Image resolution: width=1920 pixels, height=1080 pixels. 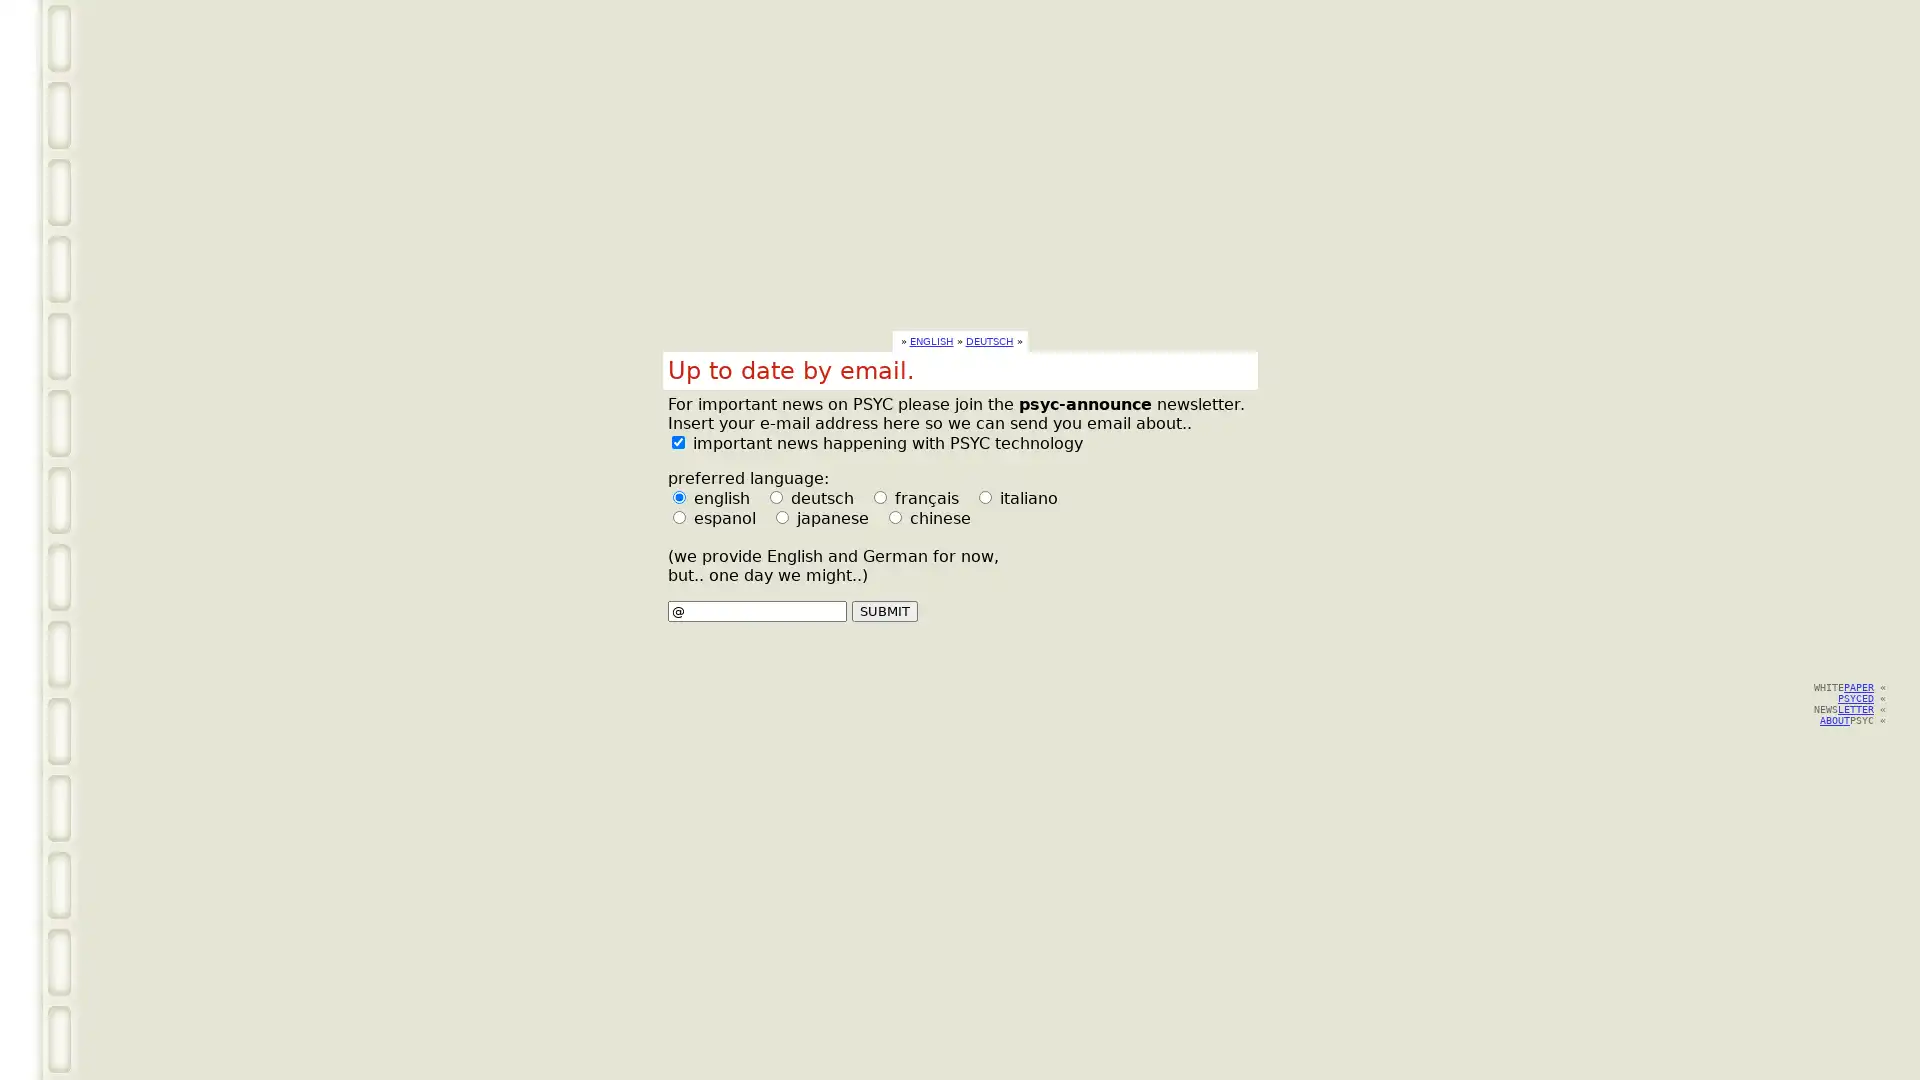 What do you see at coordinates (882, 610) in the screenshot?
I see `SUBMIT` at bounding box center [882, 610].